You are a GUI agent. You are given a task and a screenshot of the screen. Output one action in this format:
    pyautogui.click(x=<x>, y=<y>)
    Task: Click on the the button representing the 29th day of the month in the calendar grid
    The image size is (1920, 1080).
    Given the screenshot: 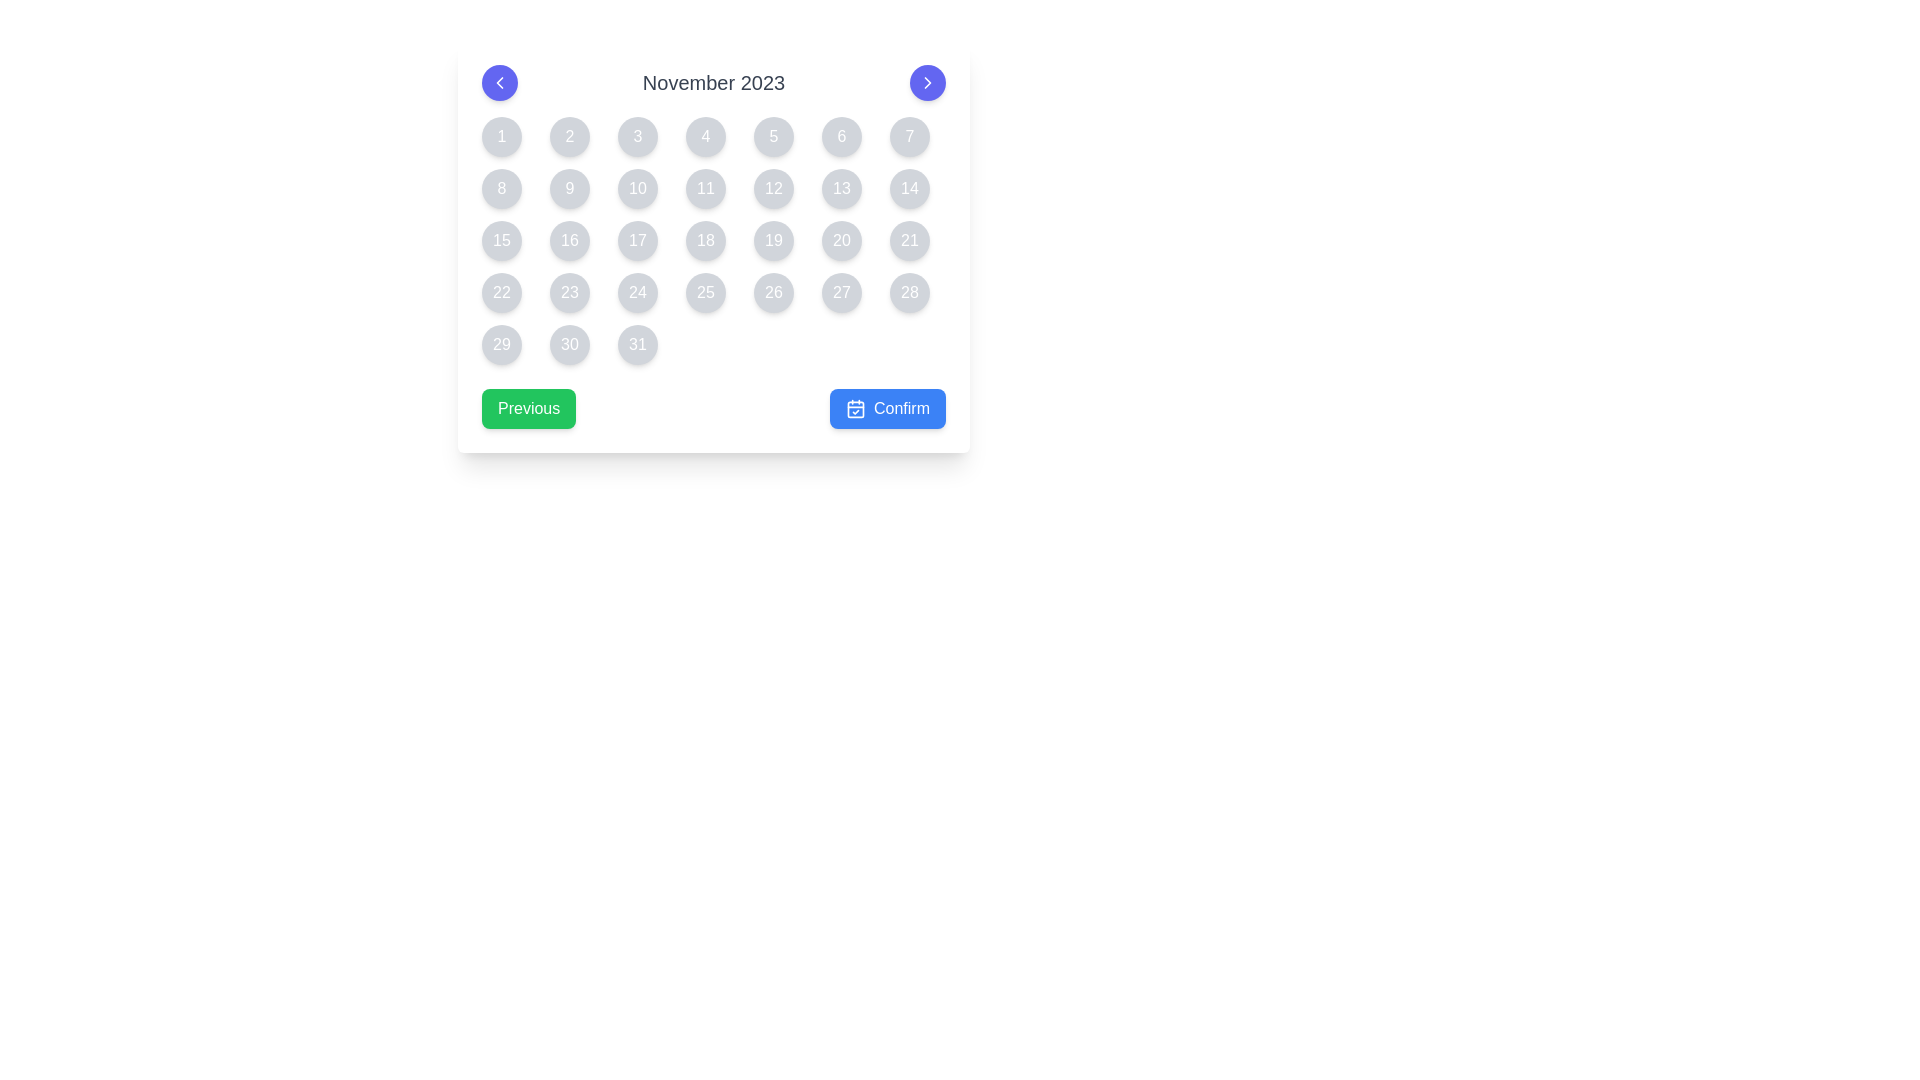 What is the action you would take?
    pyautogui.click(x=502, y=343)
    